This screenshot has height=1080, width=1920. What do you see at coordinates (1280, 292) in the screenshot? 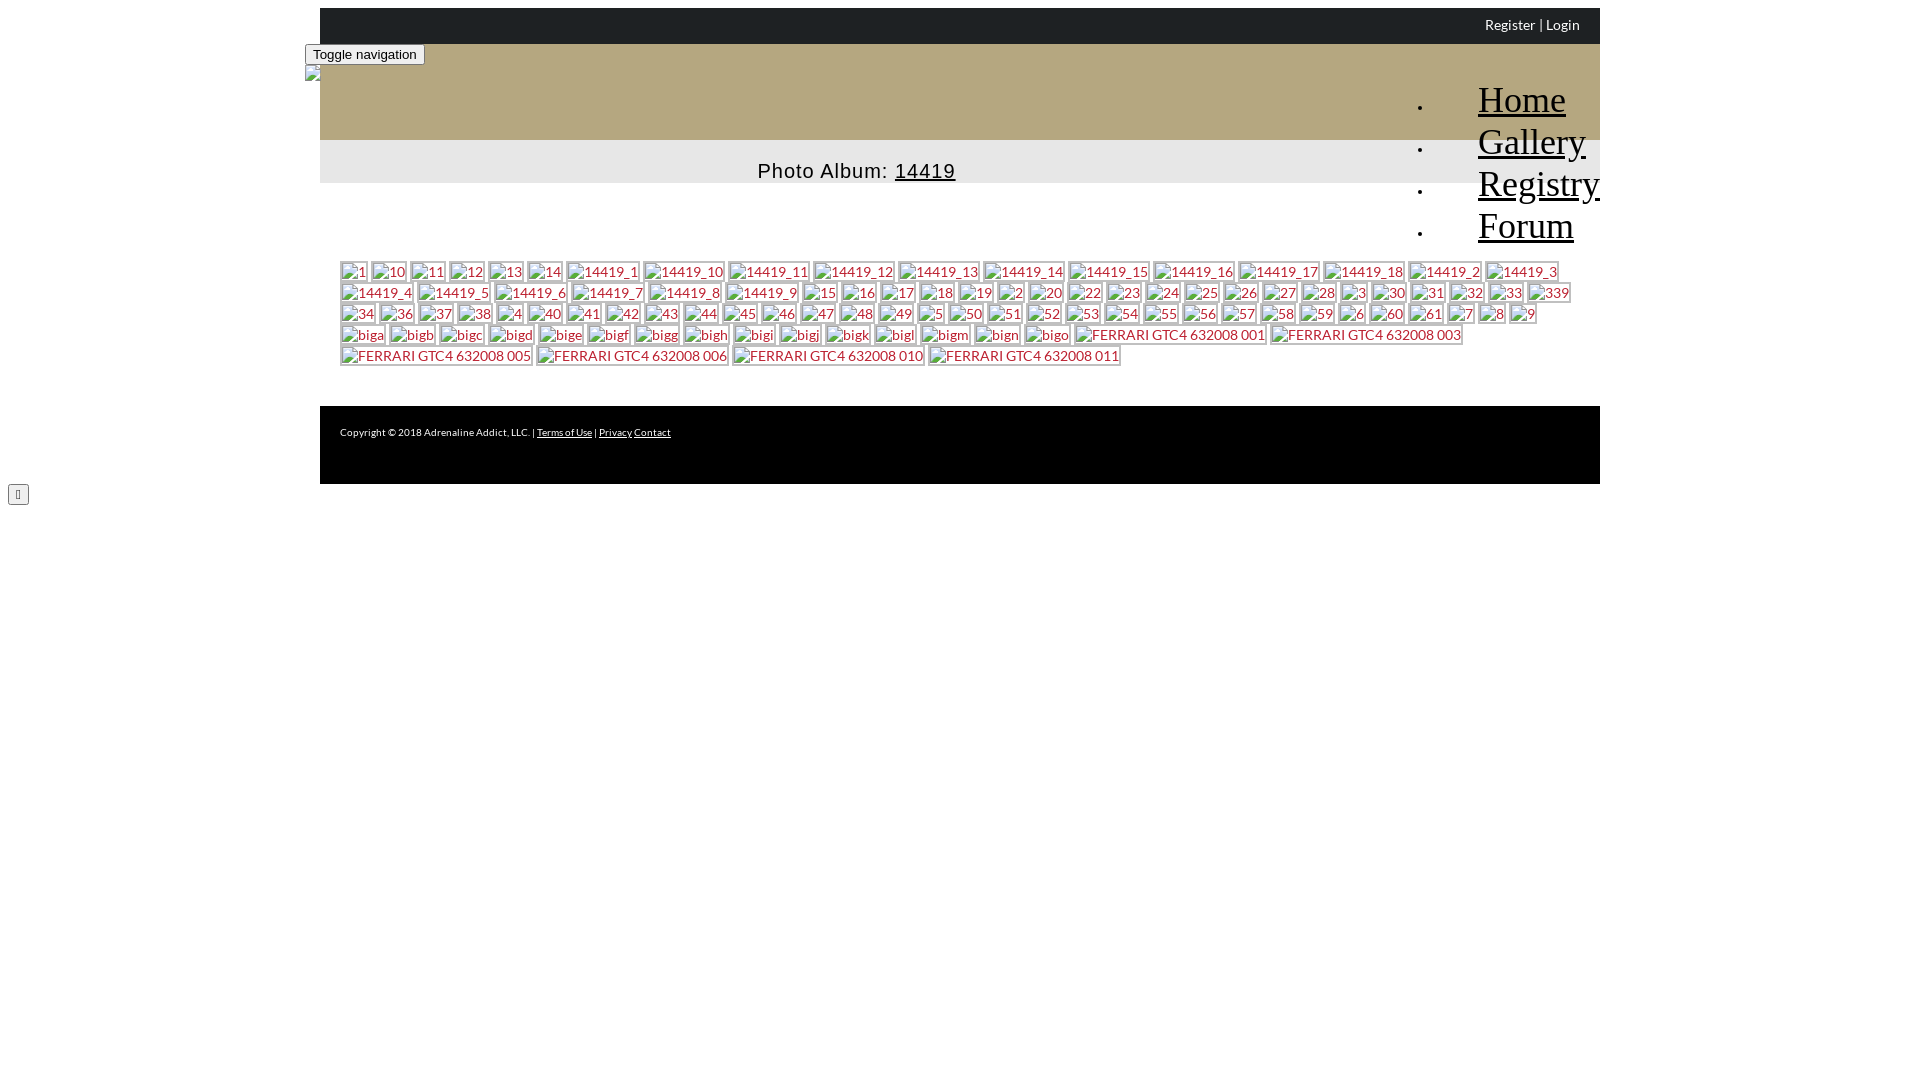
I see `'27 (click to enlarge)'` at bounding box center [1280, 292].